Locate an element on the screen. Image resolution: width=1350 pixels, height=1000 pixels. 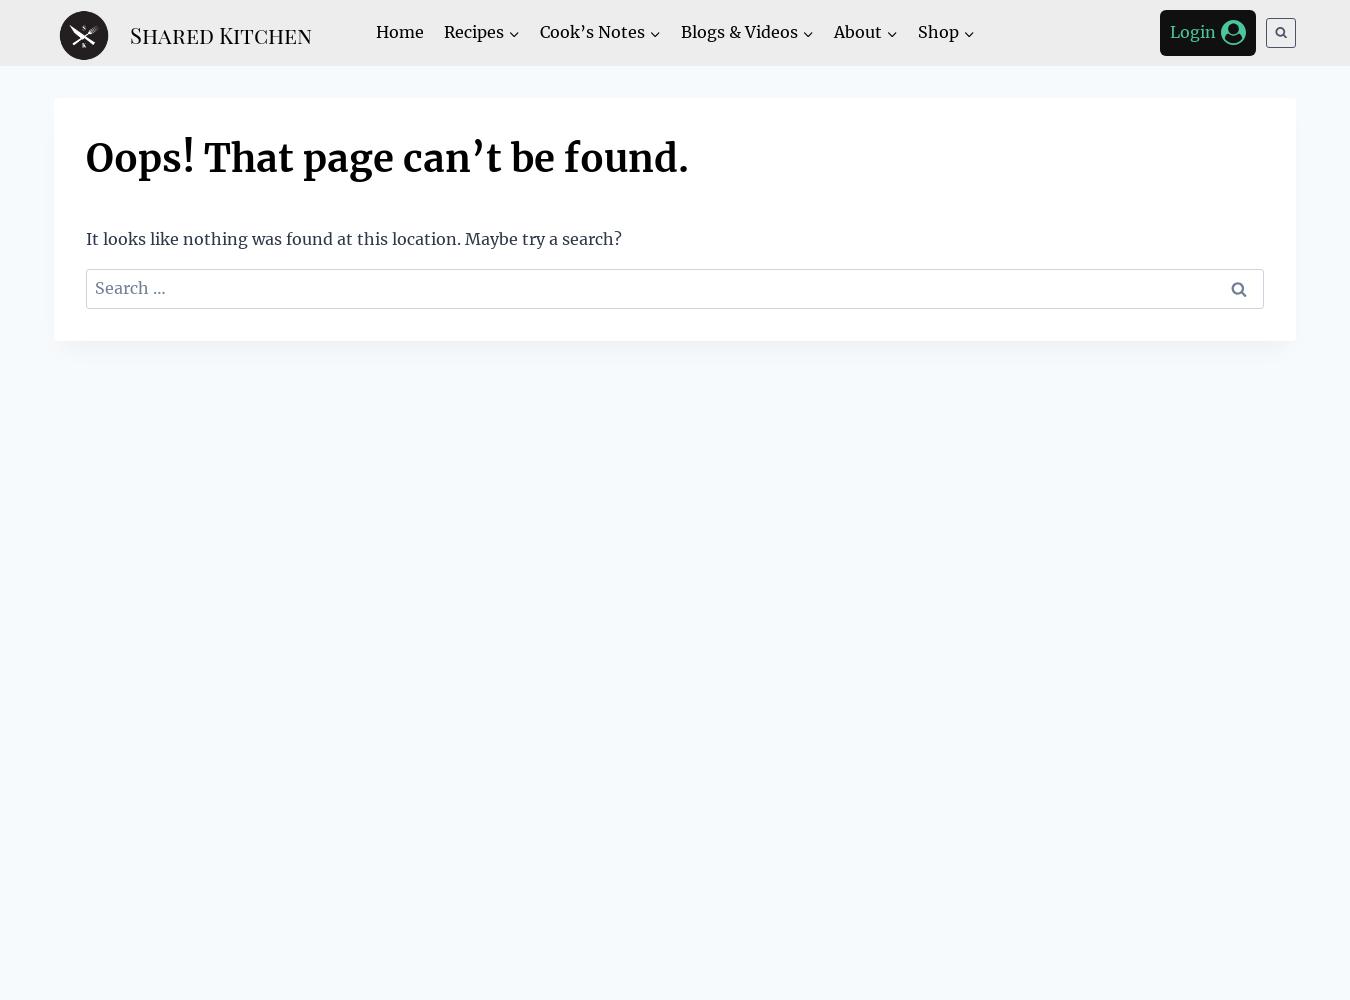
'Home' is located at coordinates (399, 31).